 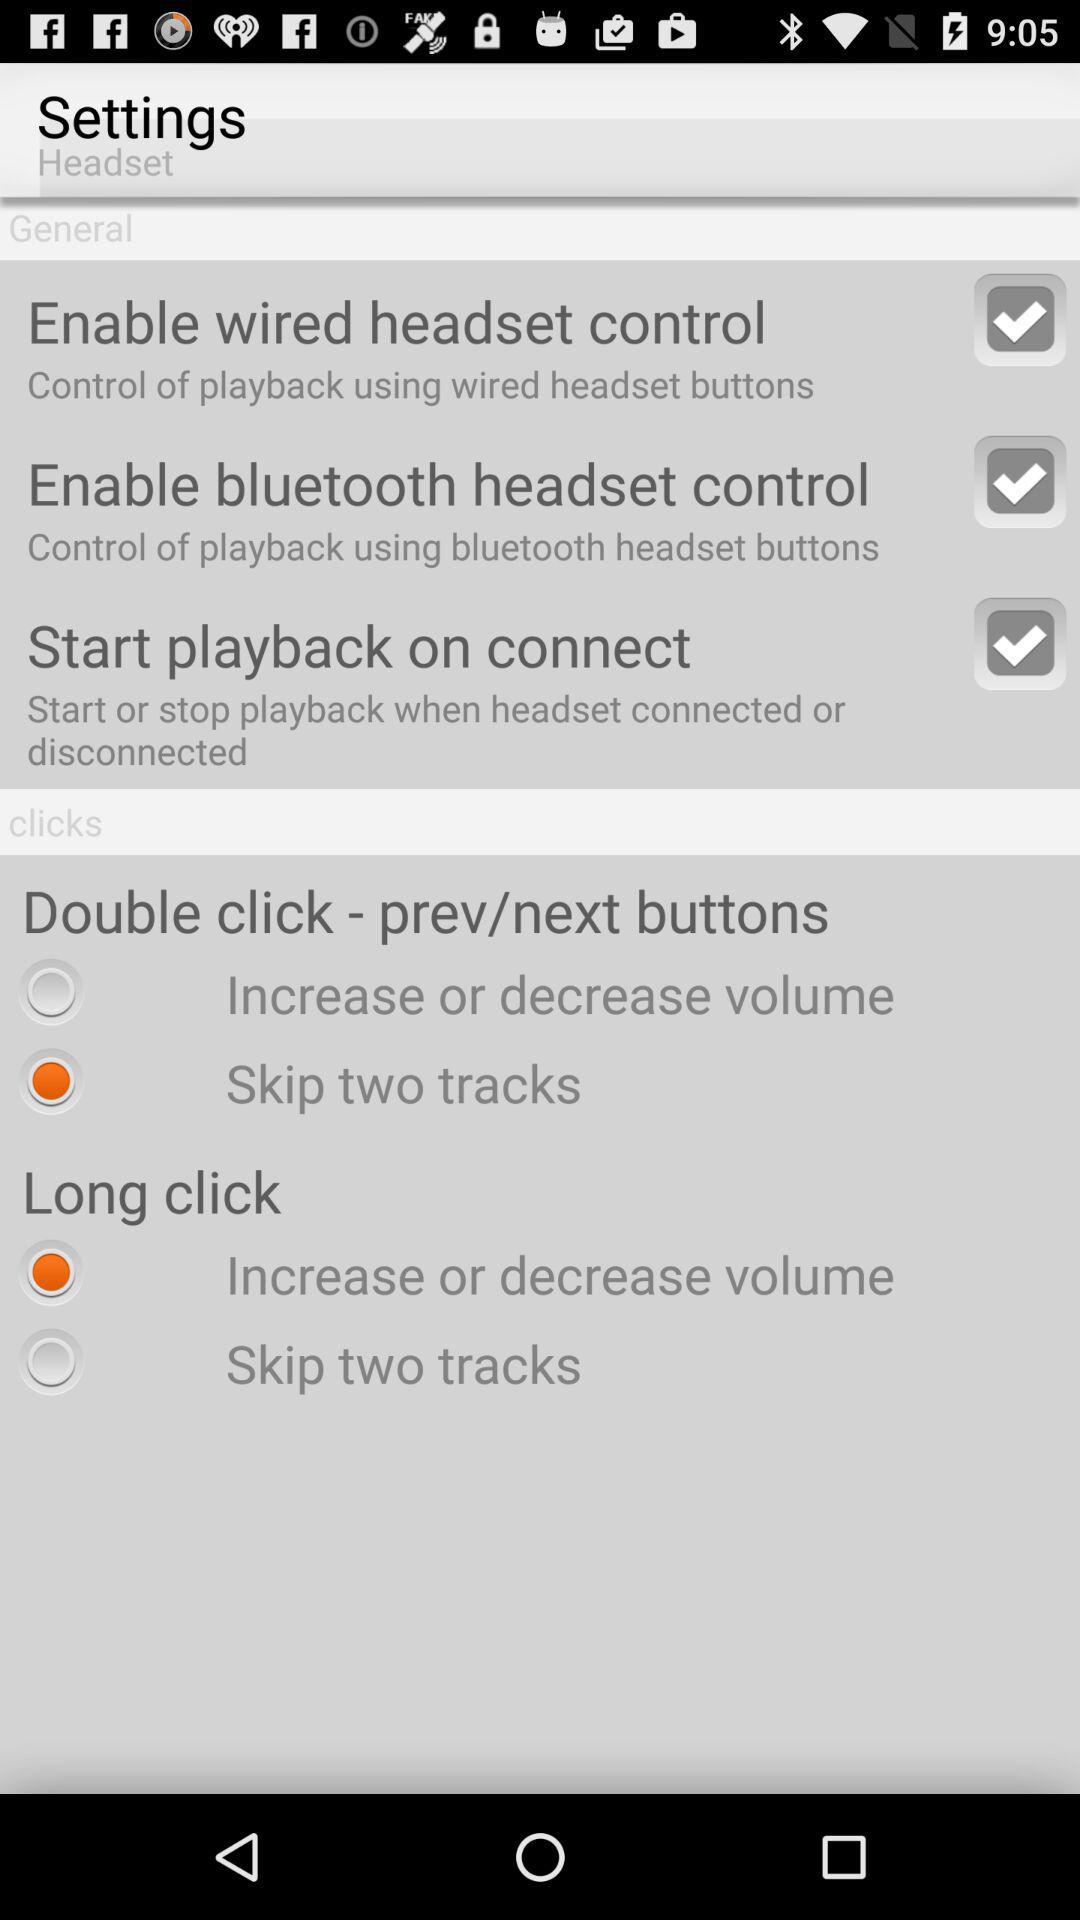 I want to click on this option, so click(x=1020, y=643).